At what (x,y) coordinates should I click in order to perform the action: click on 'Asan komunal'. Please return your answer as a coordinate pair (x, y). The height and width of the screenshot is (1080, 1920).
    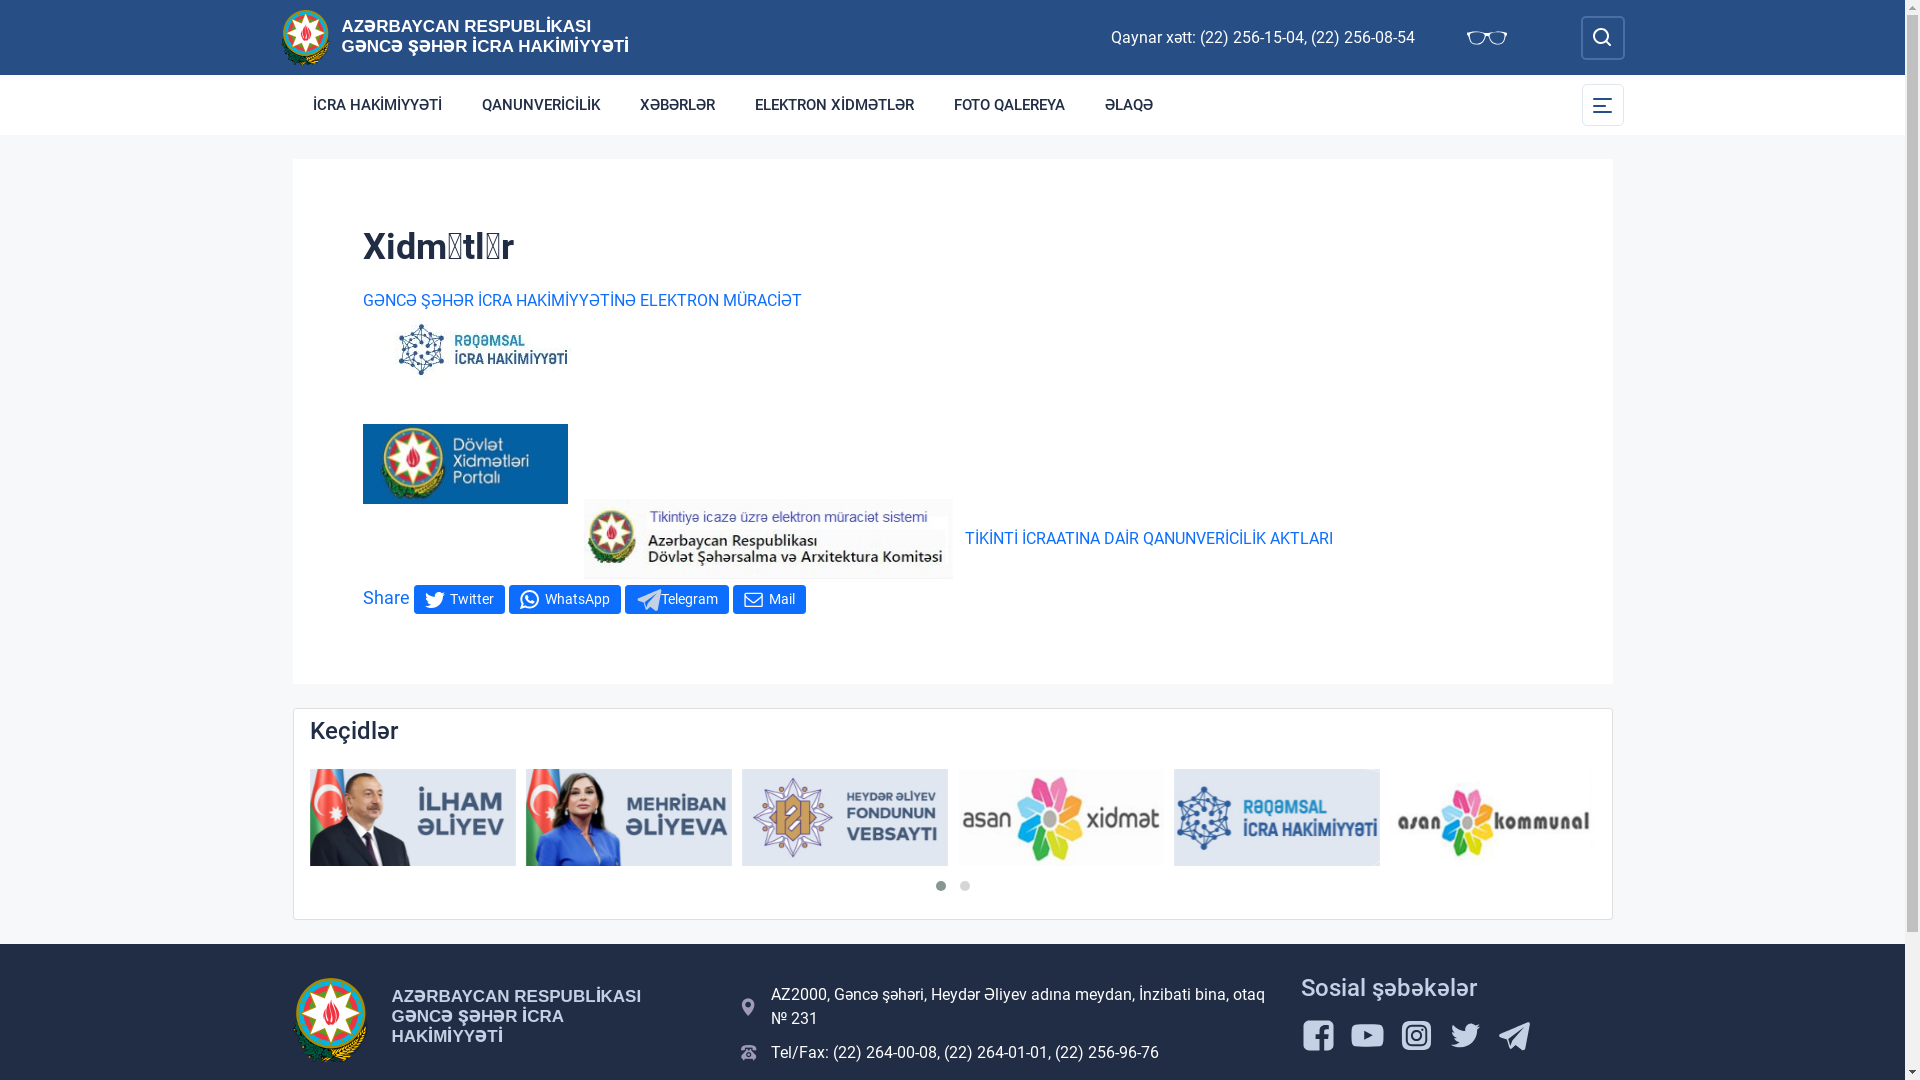
    Looking at the image, I should click on (1389, 817).